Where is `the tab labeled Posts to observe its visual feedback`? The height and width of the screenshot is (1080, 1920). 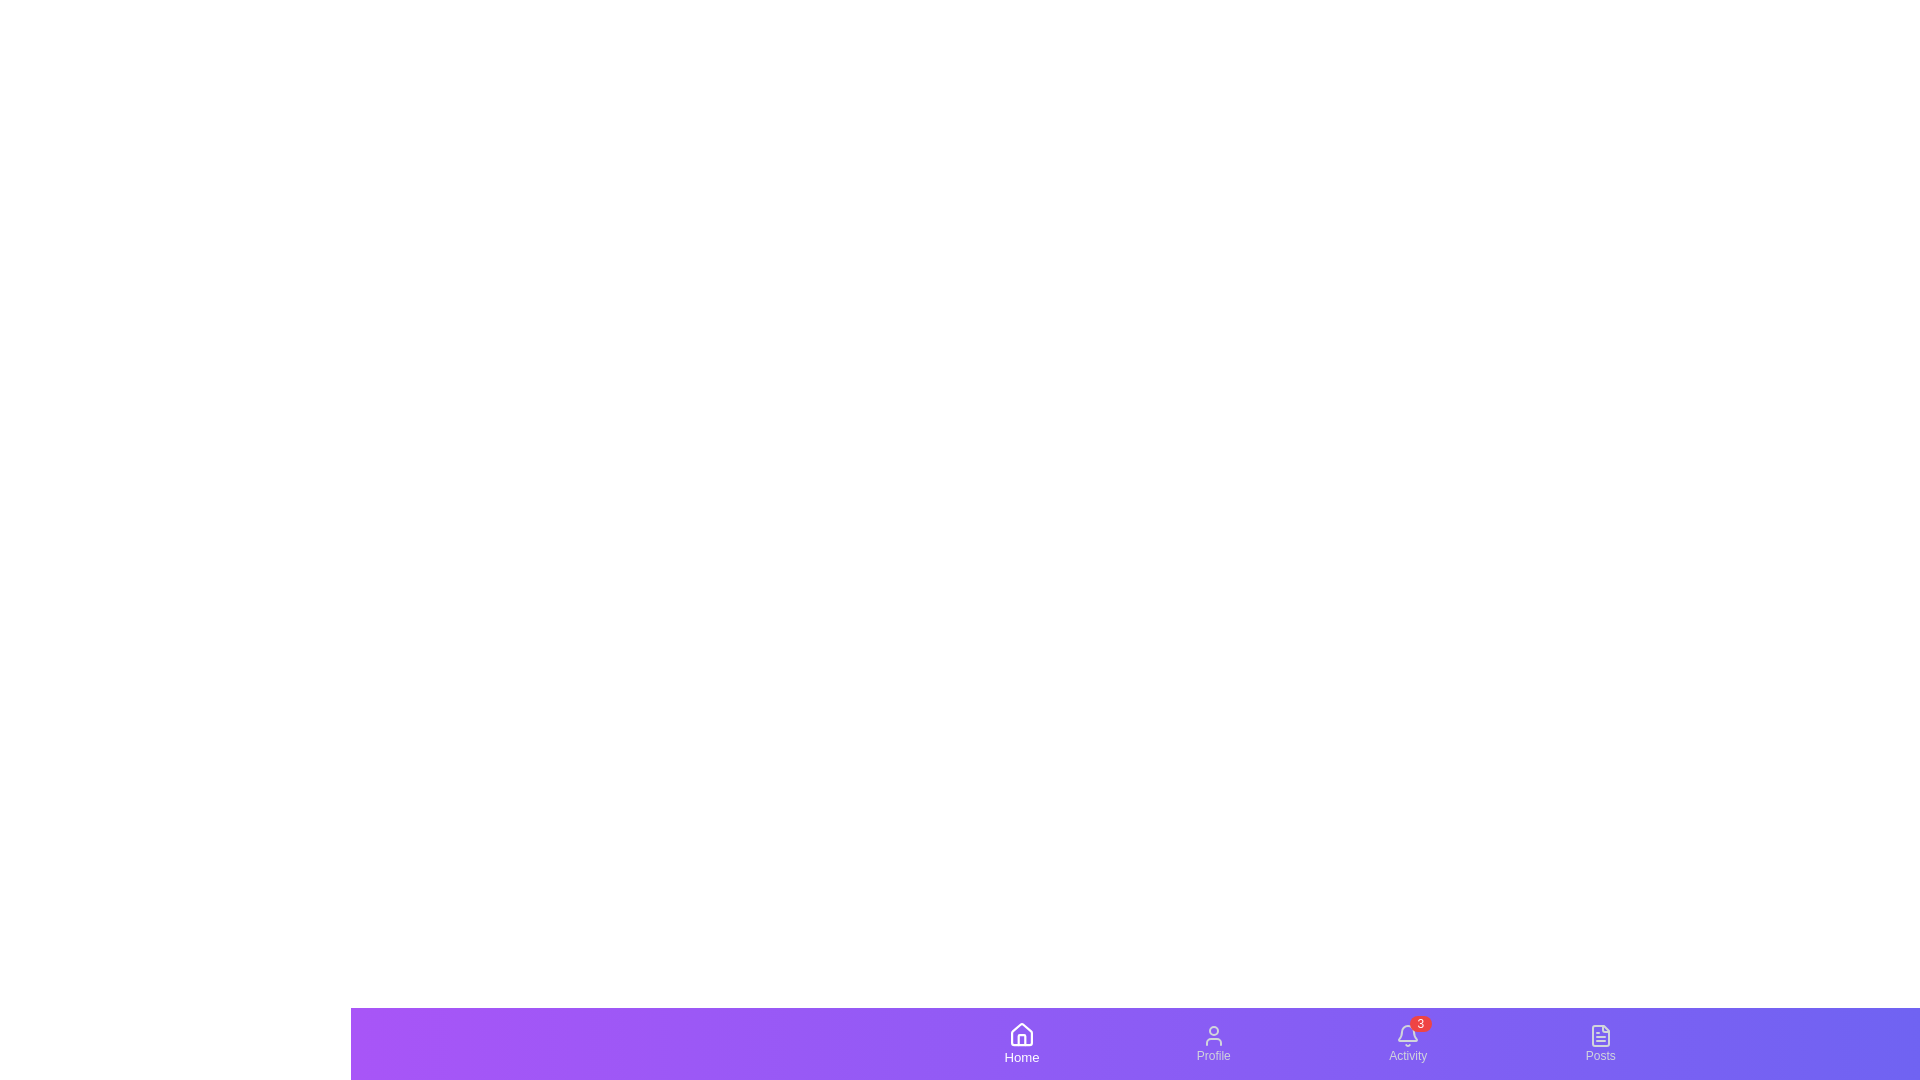
the tab labeled Posts to observe its visual feedback is located at coordinates (1598, 1043).